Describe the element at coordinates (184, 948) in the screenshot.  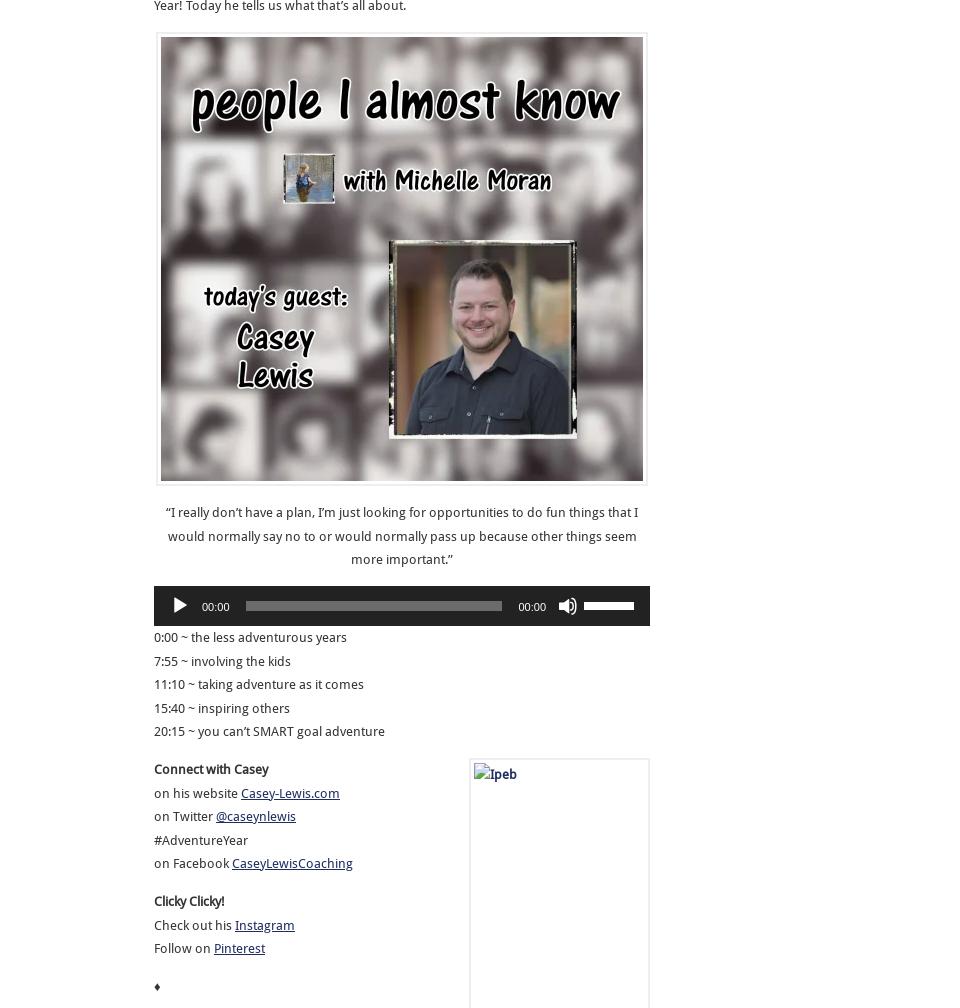
I see `'Follow on'` at that location.